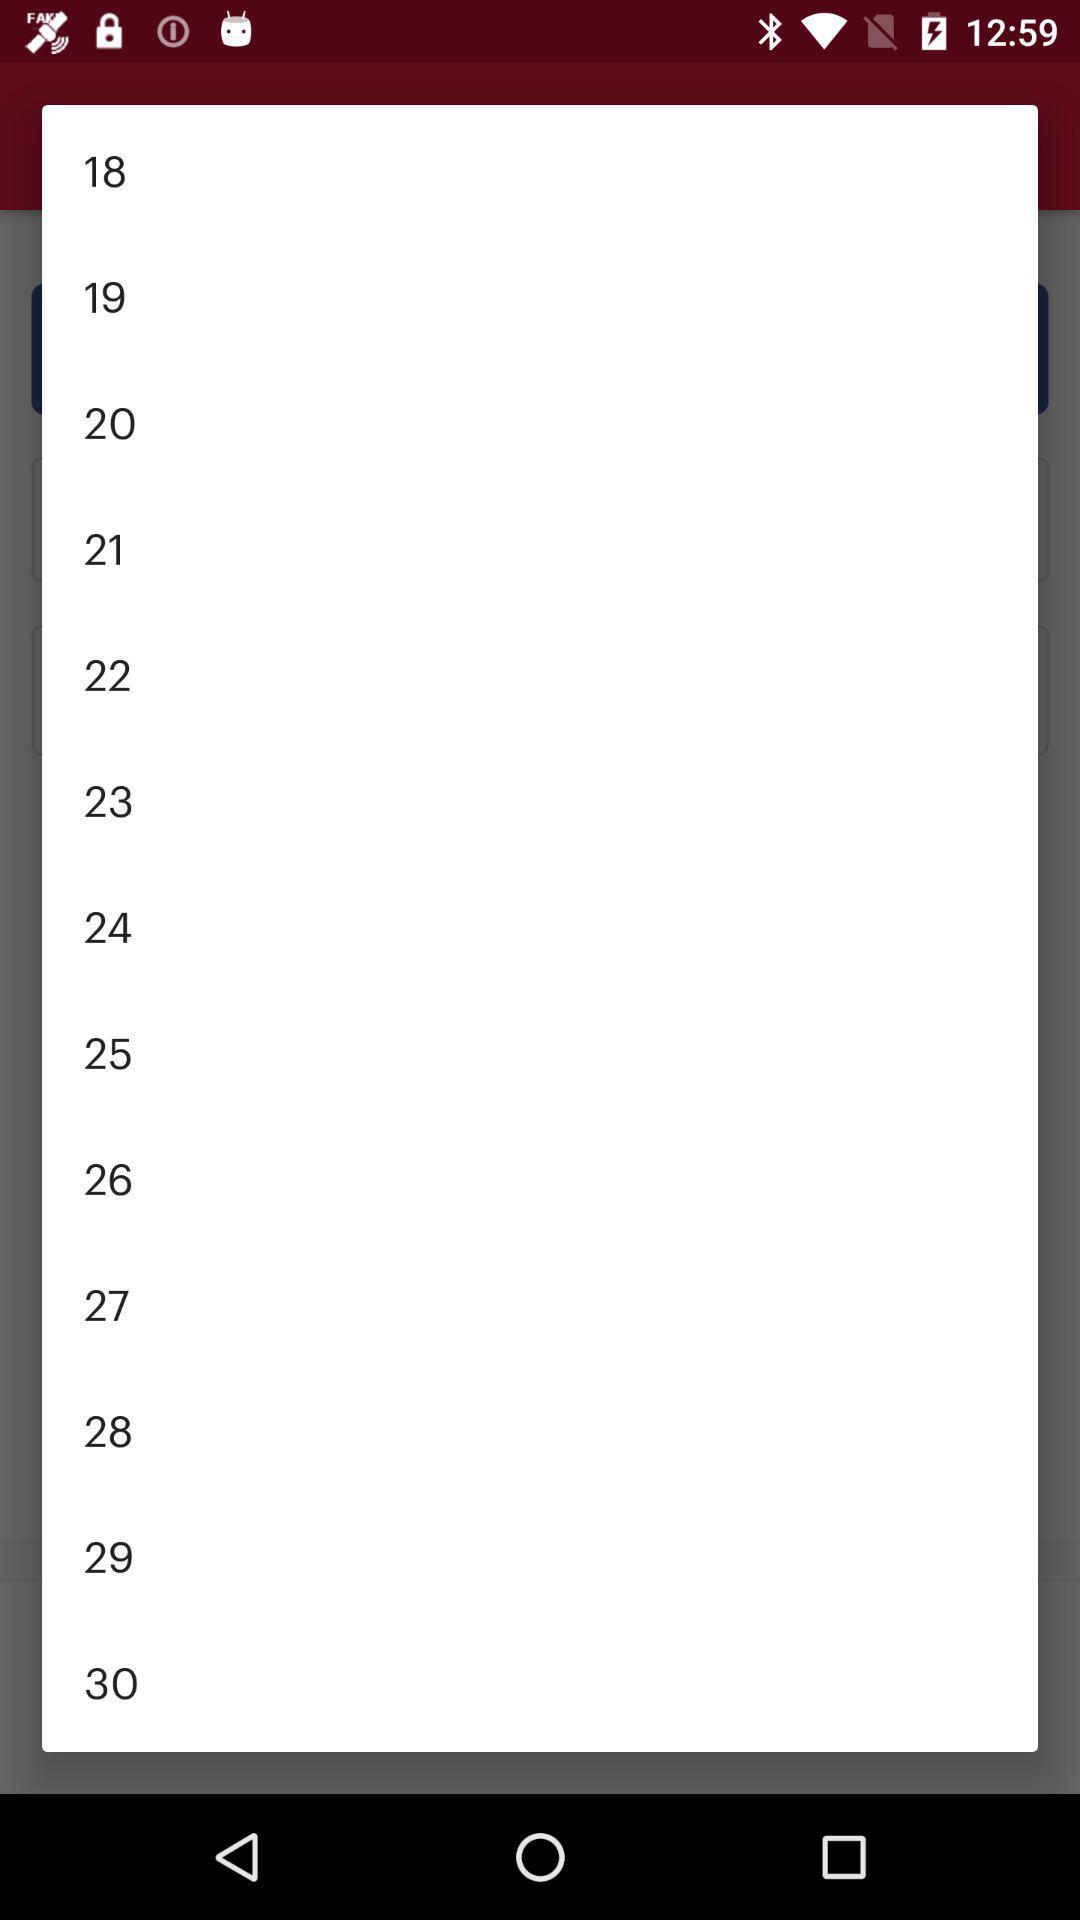 This screenshot has height=1920, width=1080. I want to click on the item above the 26 item, so click(540, 1049).